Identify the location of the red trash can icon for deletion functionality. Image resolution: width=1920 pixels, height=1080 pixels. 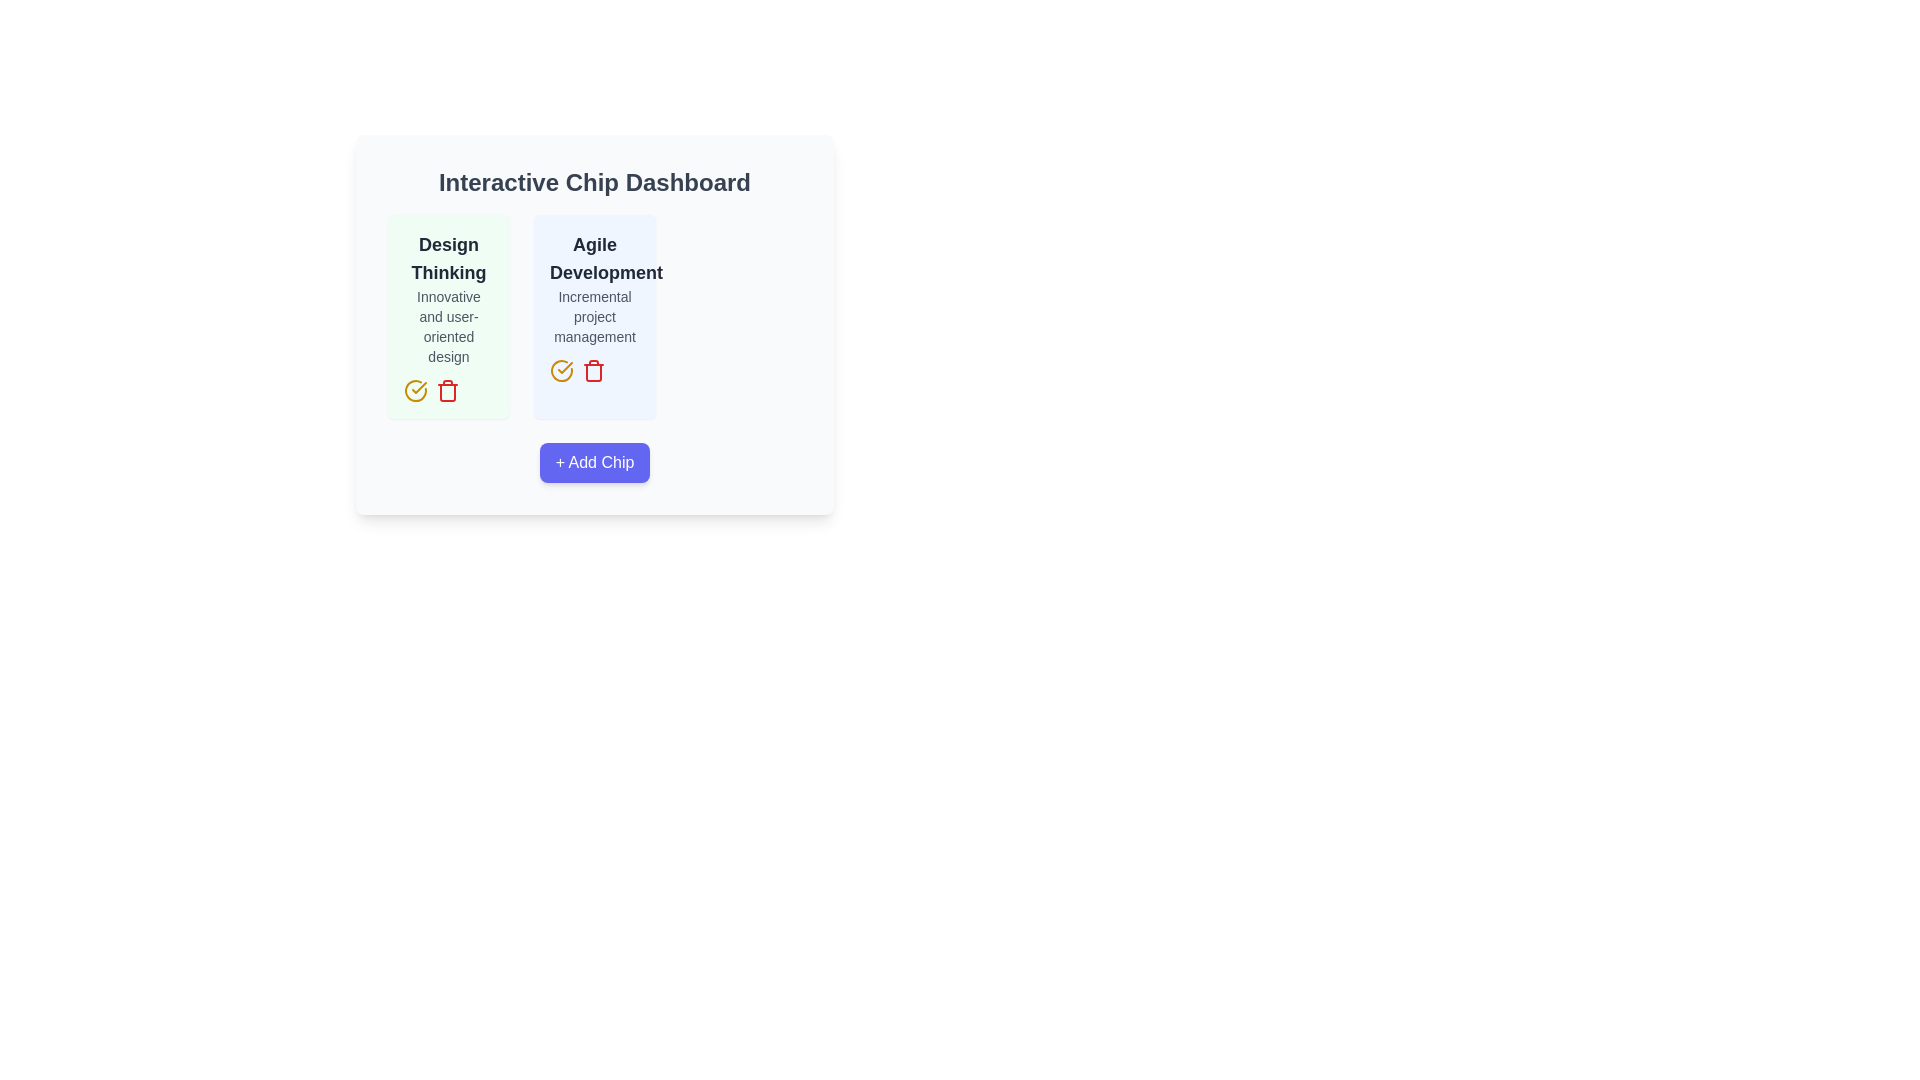
(446, 390).